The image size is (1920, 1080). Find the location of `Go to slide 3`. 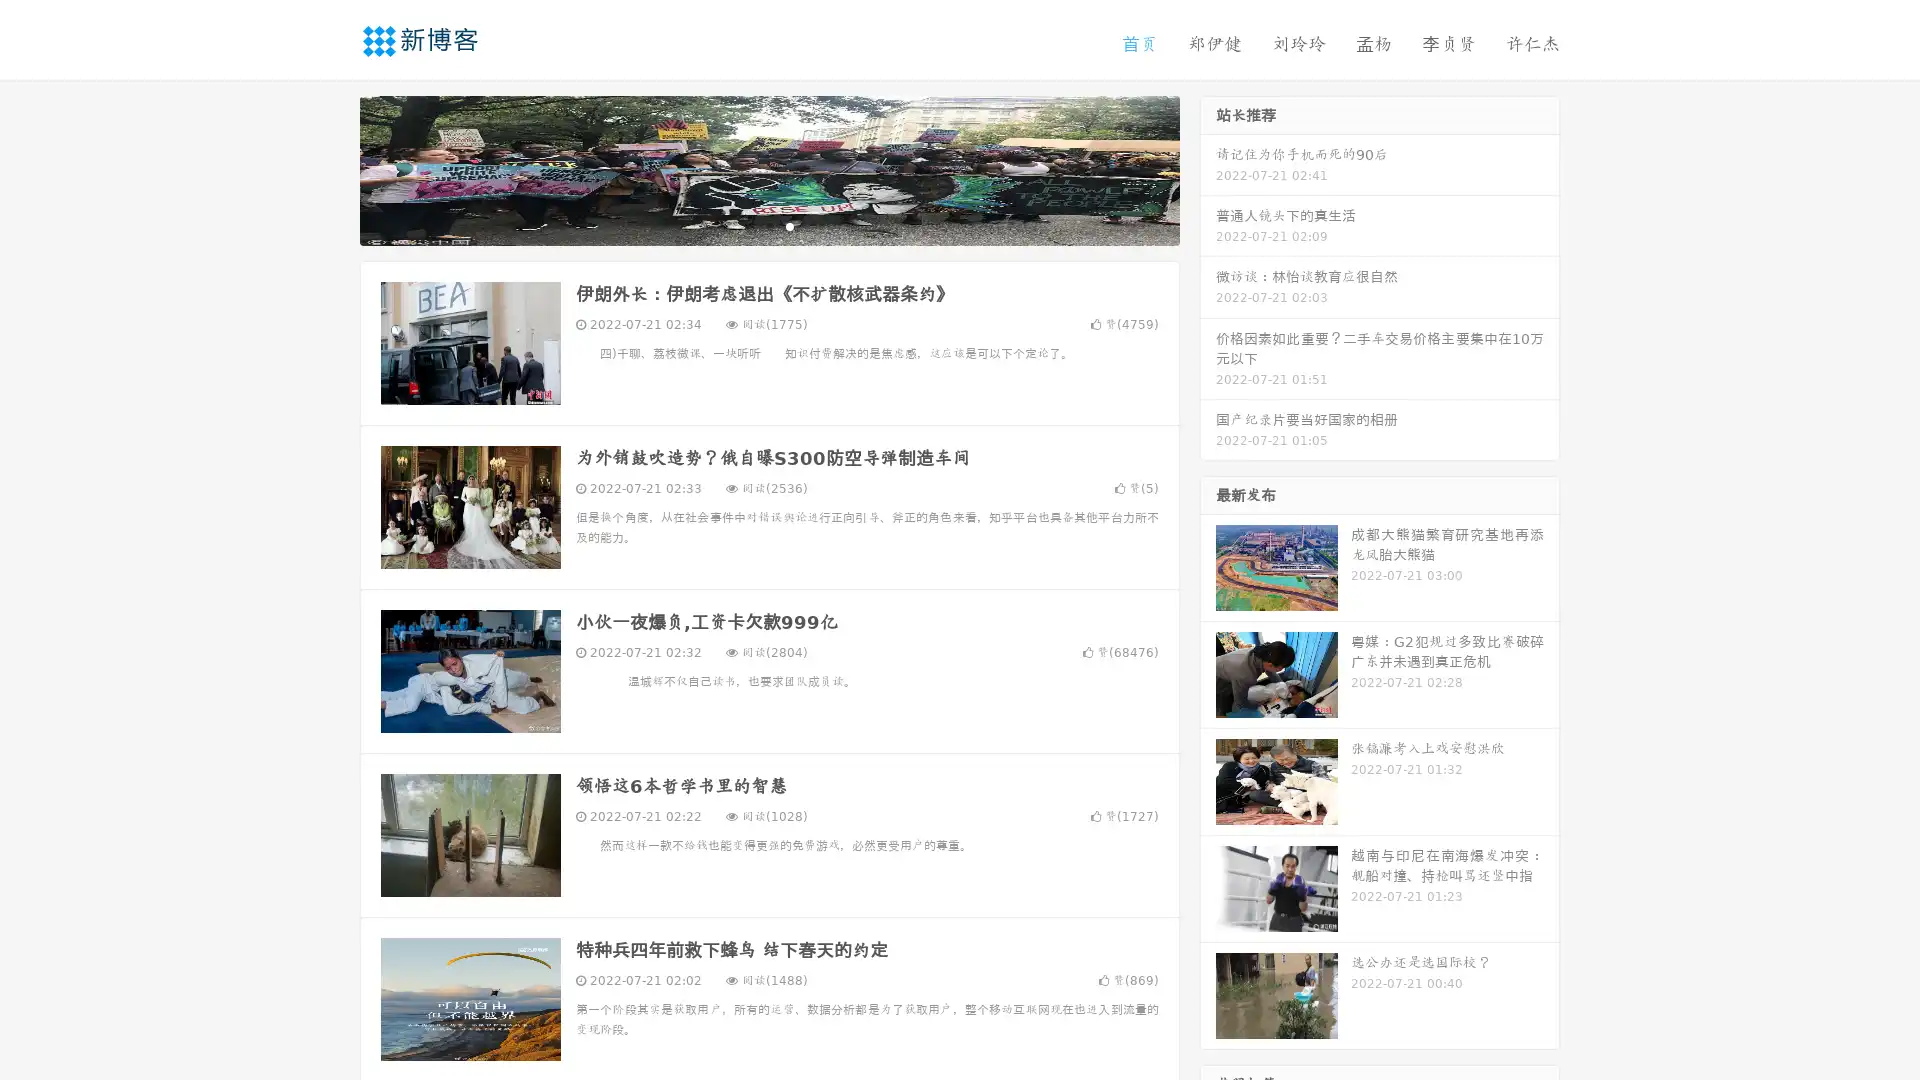

Go to slide 3 is located at coordinates (789, 225).